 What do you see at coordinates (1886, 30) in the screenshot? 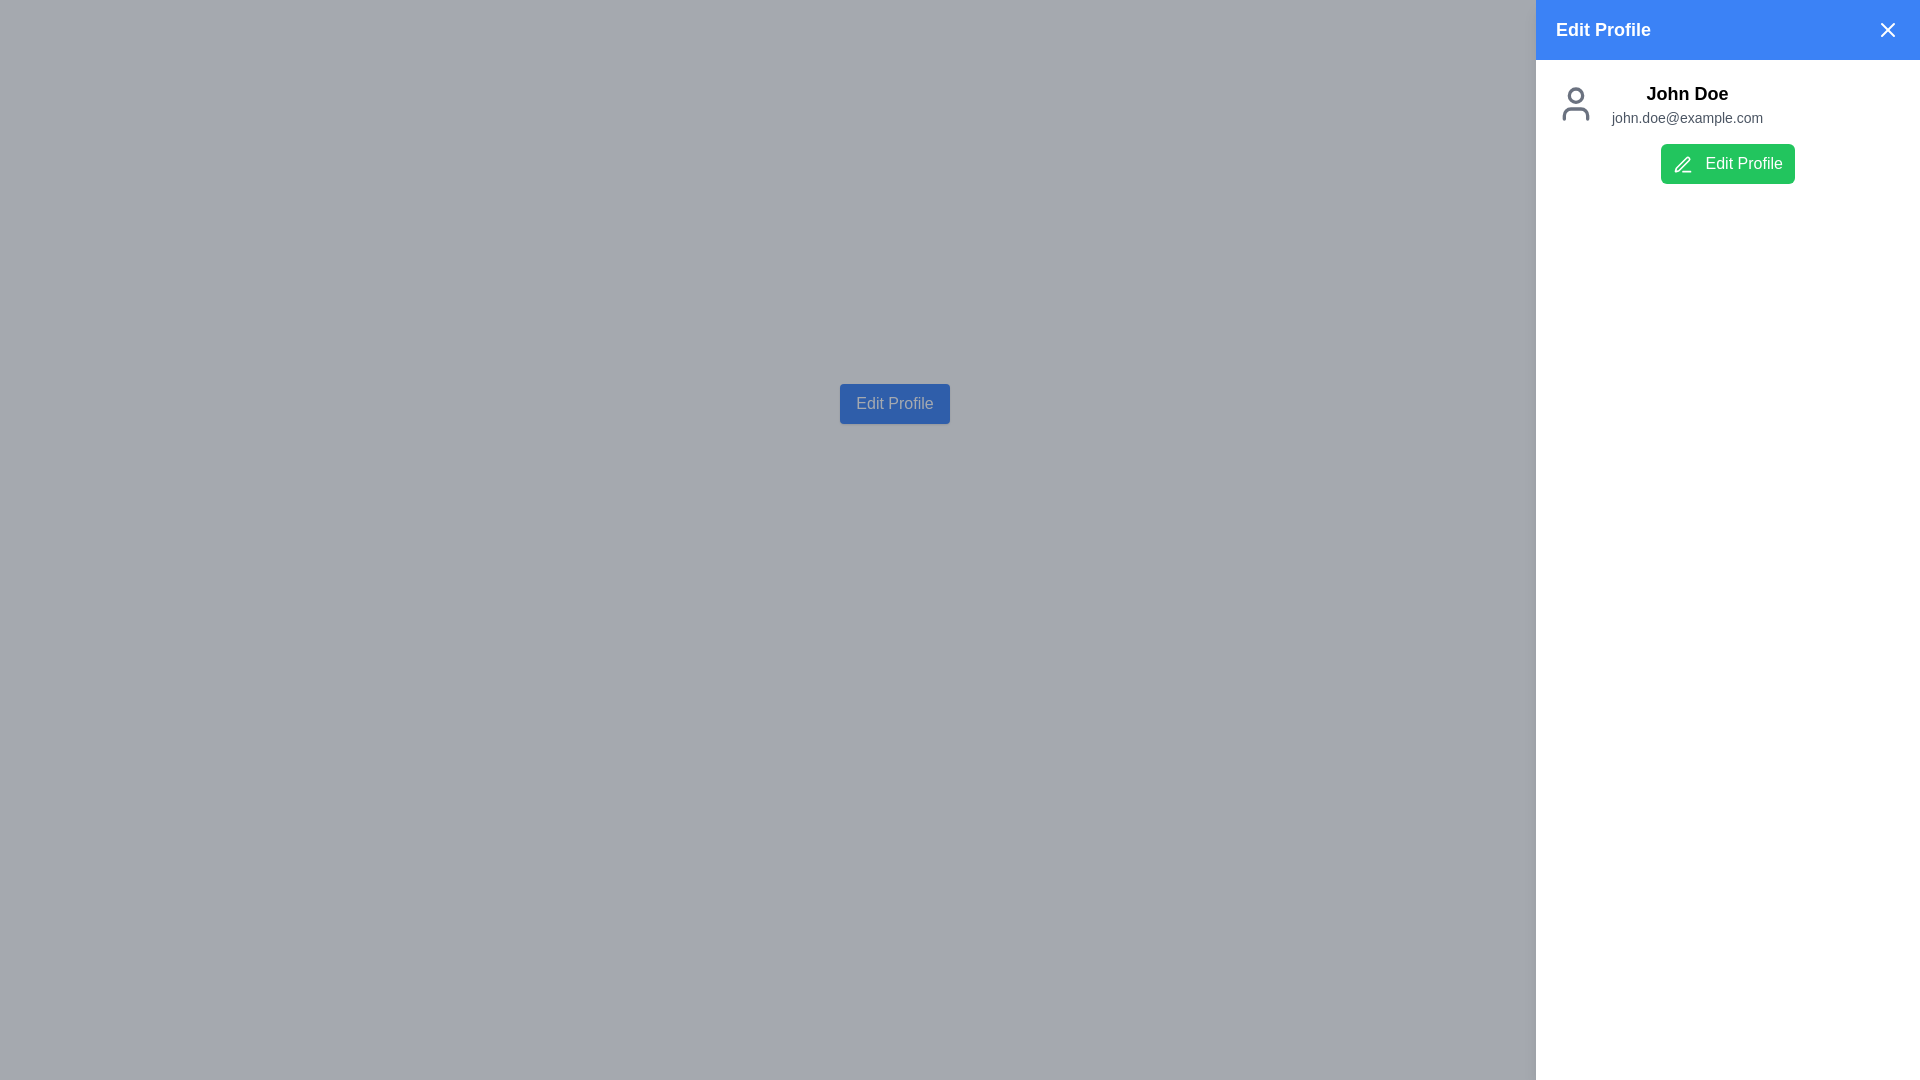
I see `the close icon button, which is a small blue circular button with a white 'X' symbol, located in the top-right corner of the 'Edit Profile' header bar` at bounding box center [1886, 30].